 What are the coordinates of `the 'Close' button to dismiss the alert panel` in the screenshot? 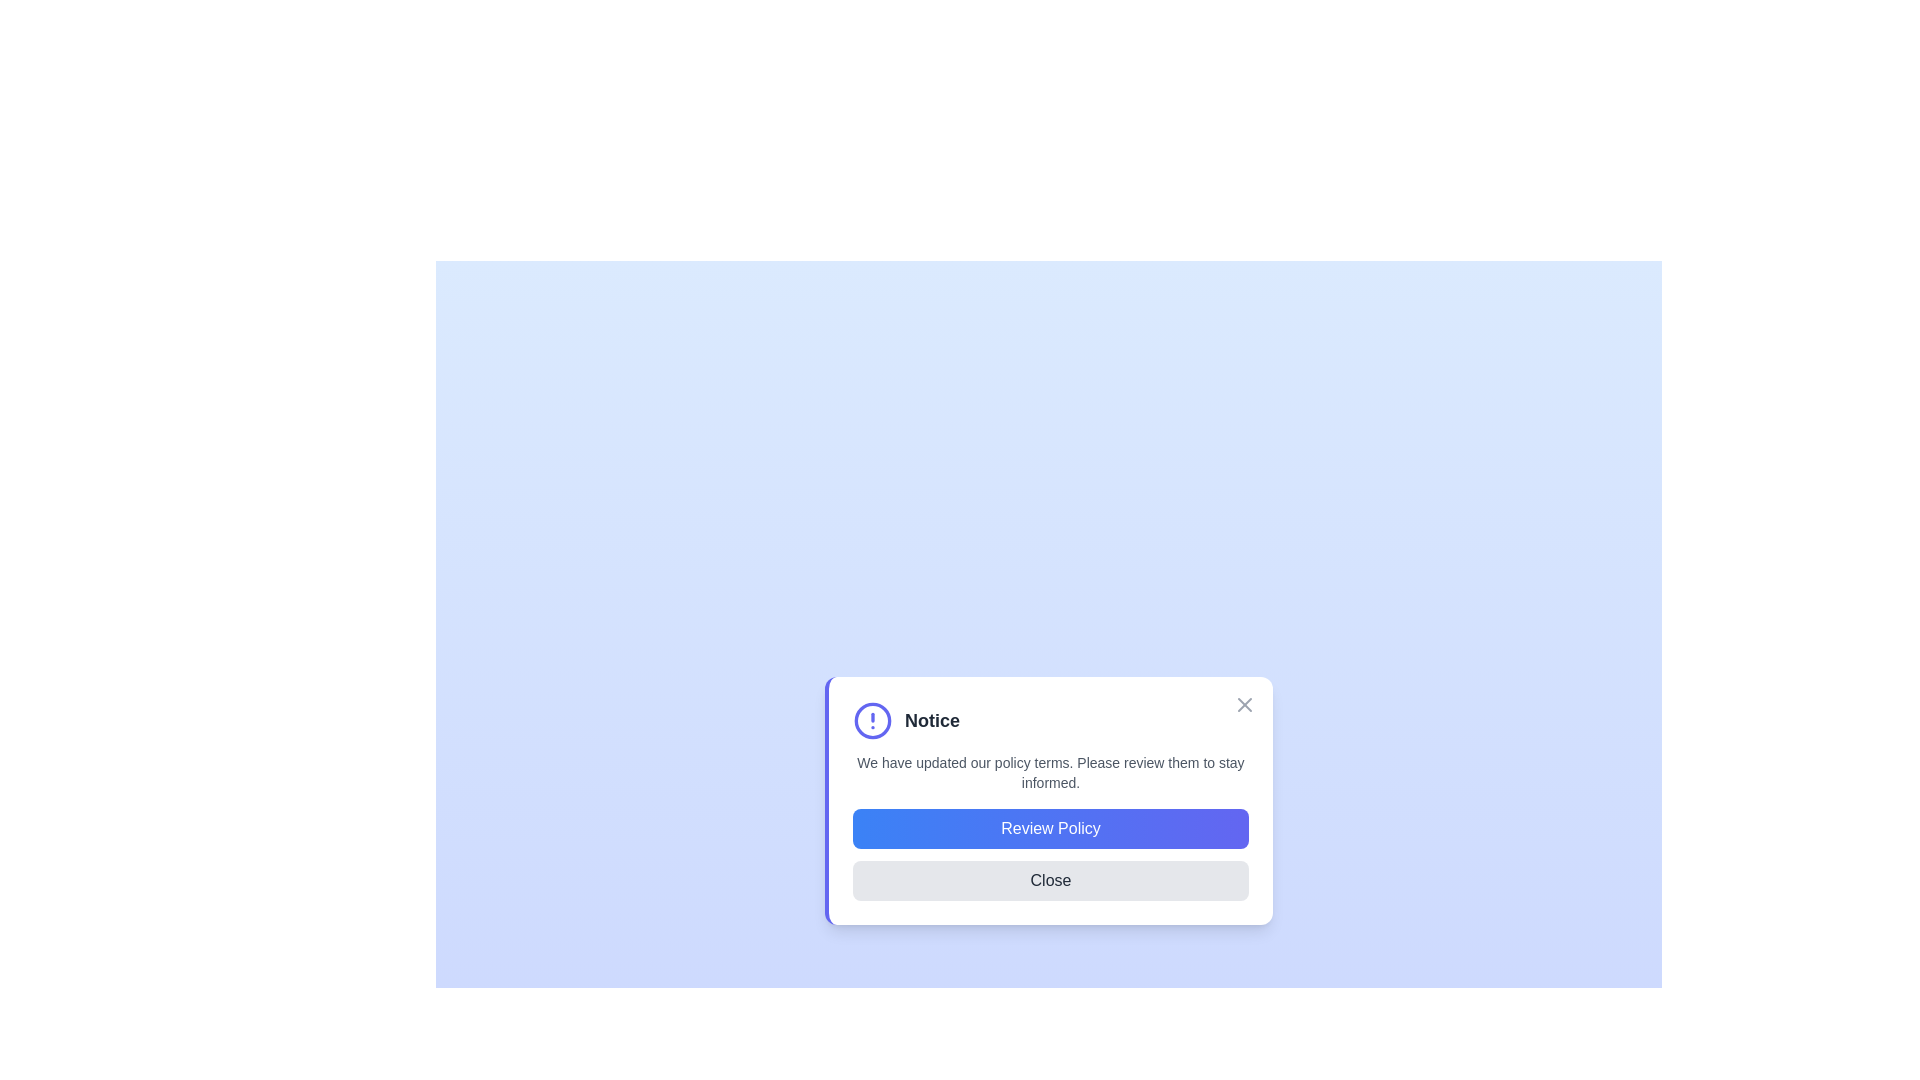 It's located at (1050, 879).